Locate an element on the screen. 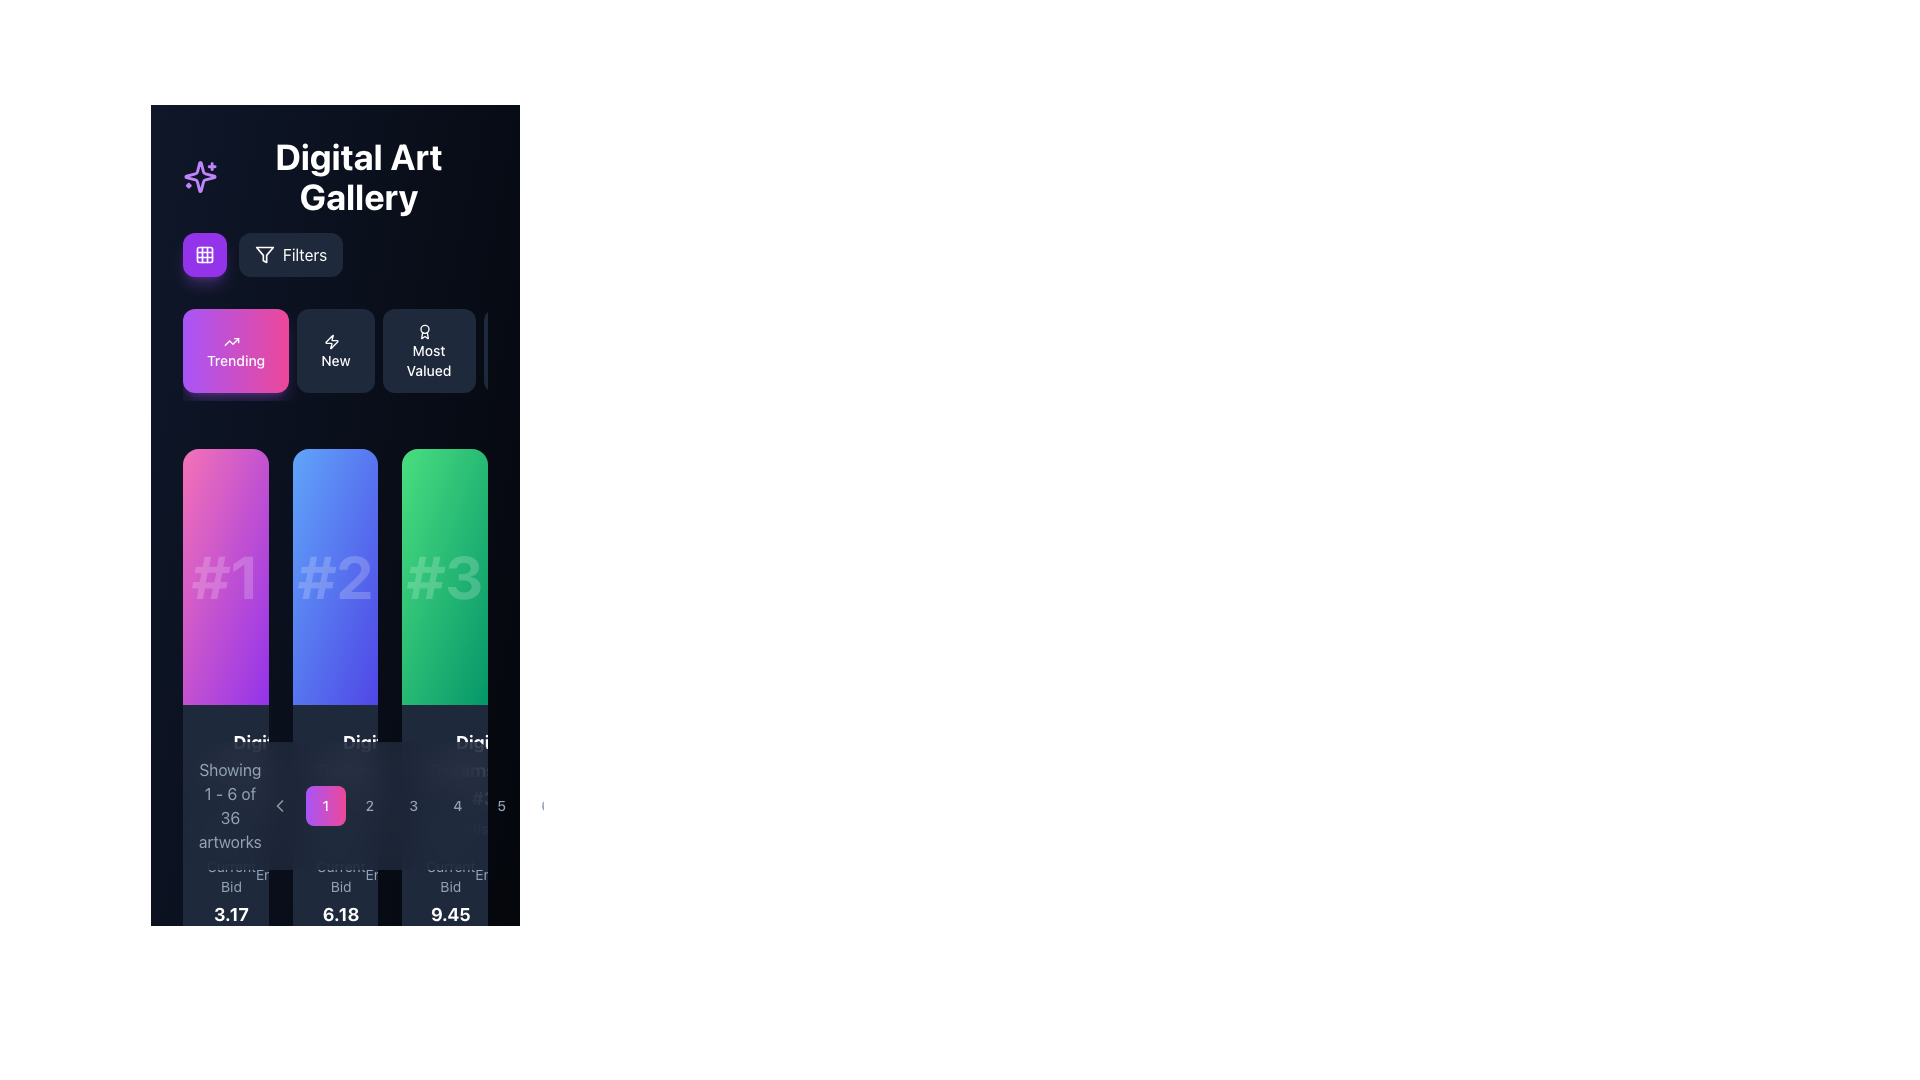 This screenshot has height=1080, width=1920. the 'New' button, the second button is located at coordinates (335, 353).